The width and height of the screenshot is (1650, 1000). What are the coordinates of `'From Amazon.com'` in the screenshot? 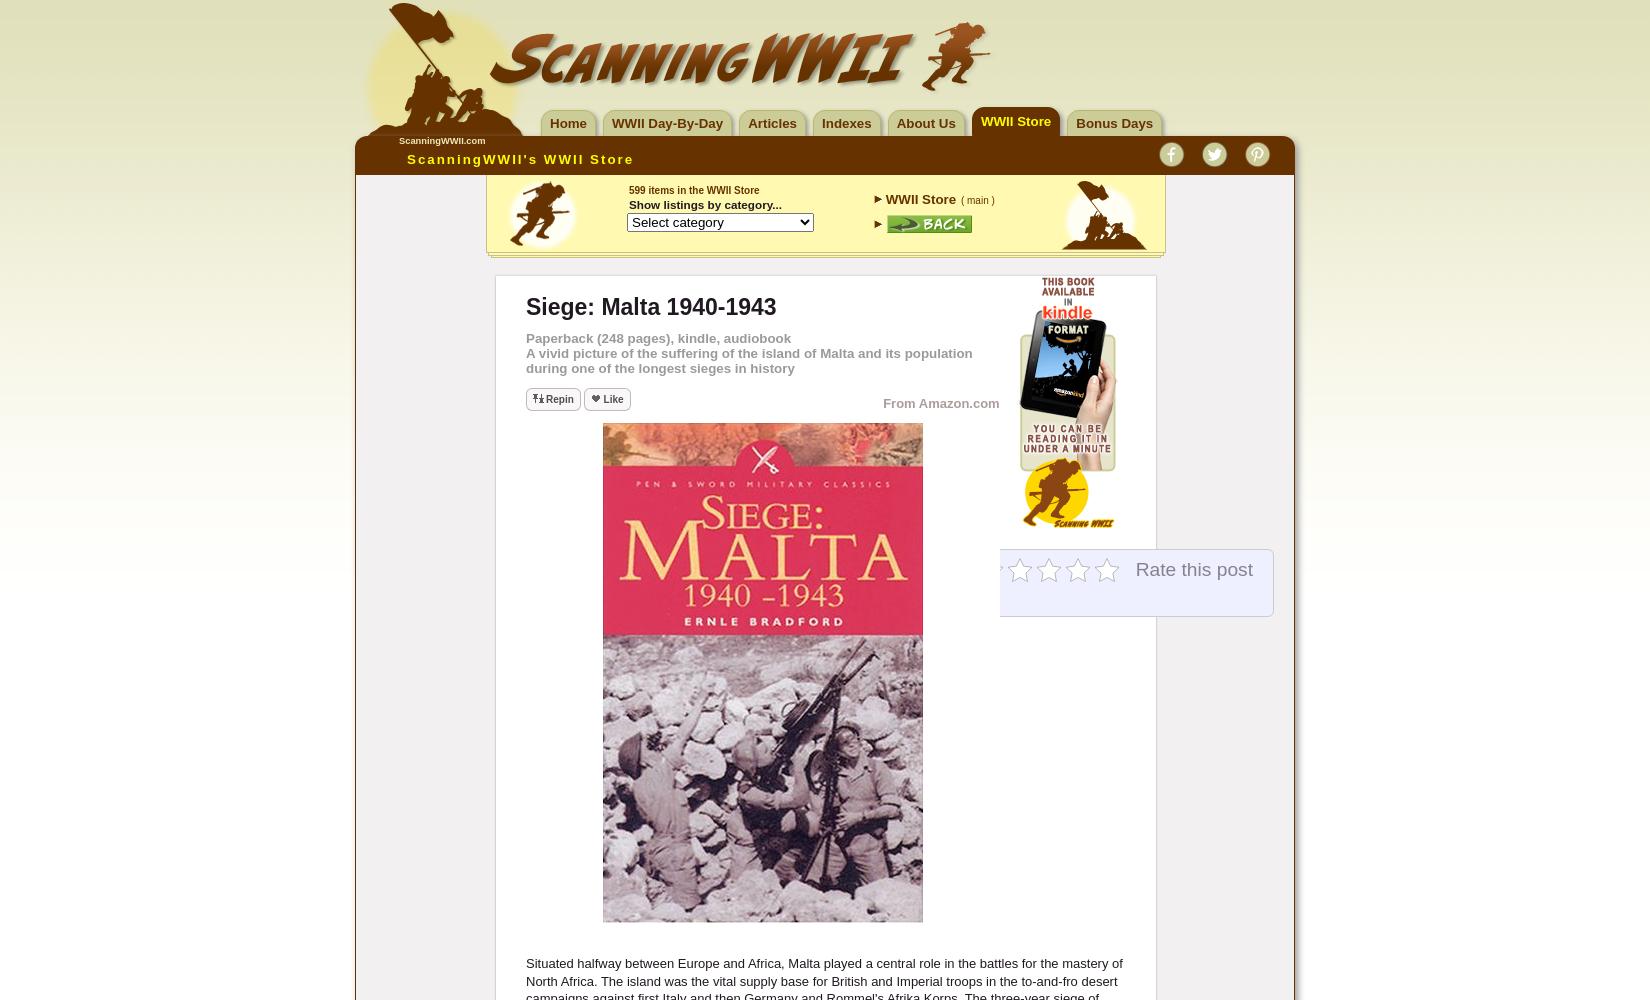 It's located at (940, 403).